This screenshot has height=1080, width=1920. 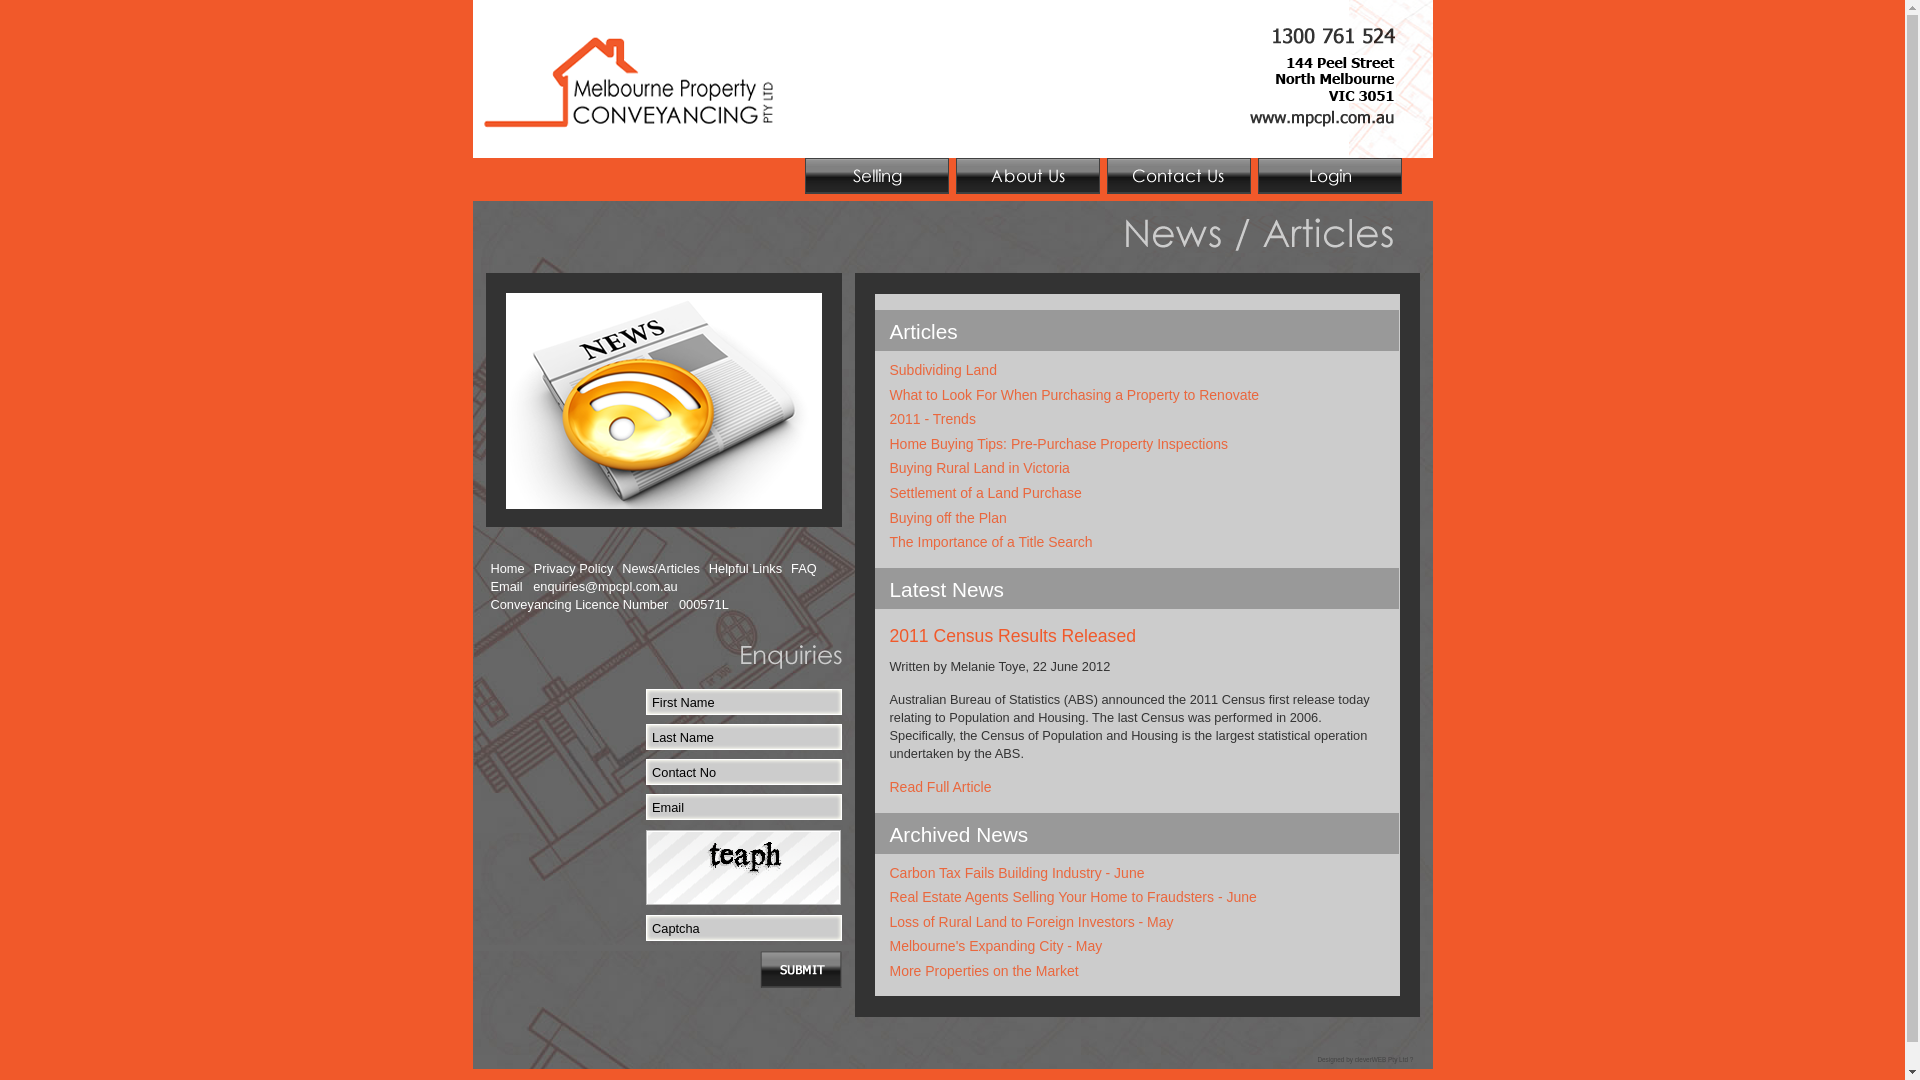 What do you see at coordinates (1072, 896) in the screenshot?
I see `'Real Estate Agents Selling Your Home to Fraudsters - June'` at bounding box center [1072, 896].